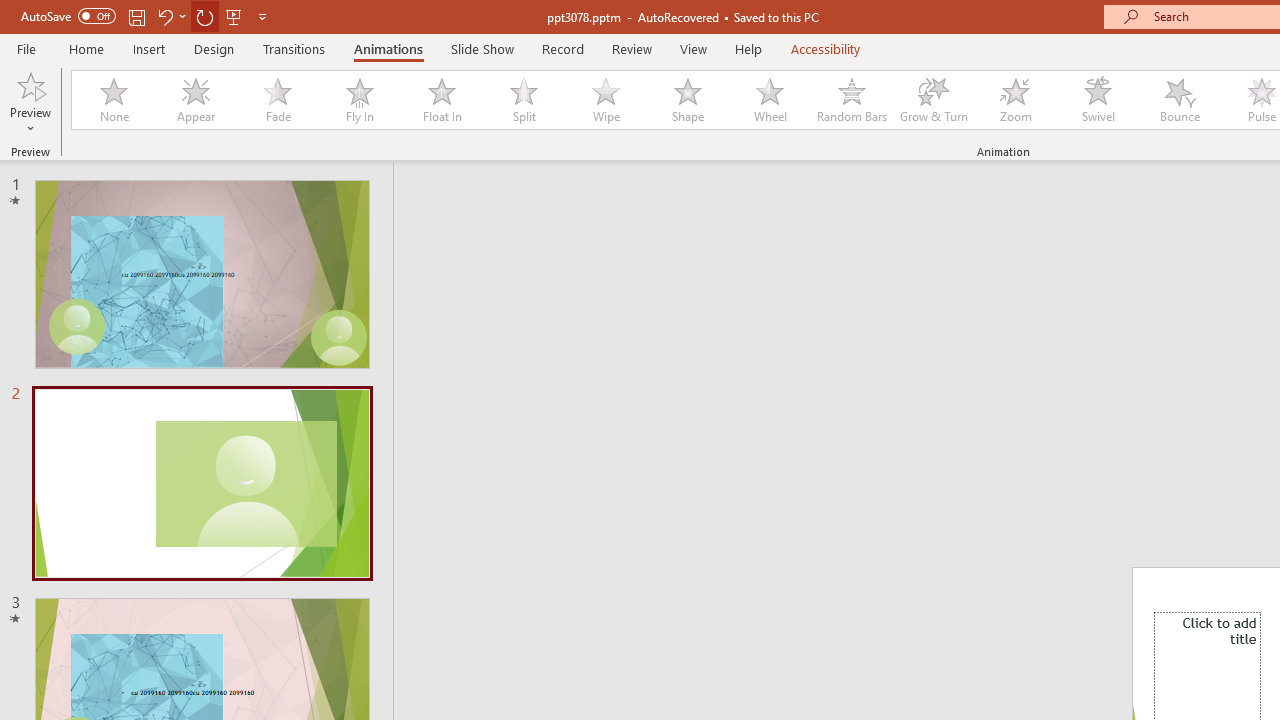 Image resolution: width=1280 pixels, height=720 pixels. Describe the element at coordinates (1180, 100) in the screenshot. I see `'Bounce'` at that location.